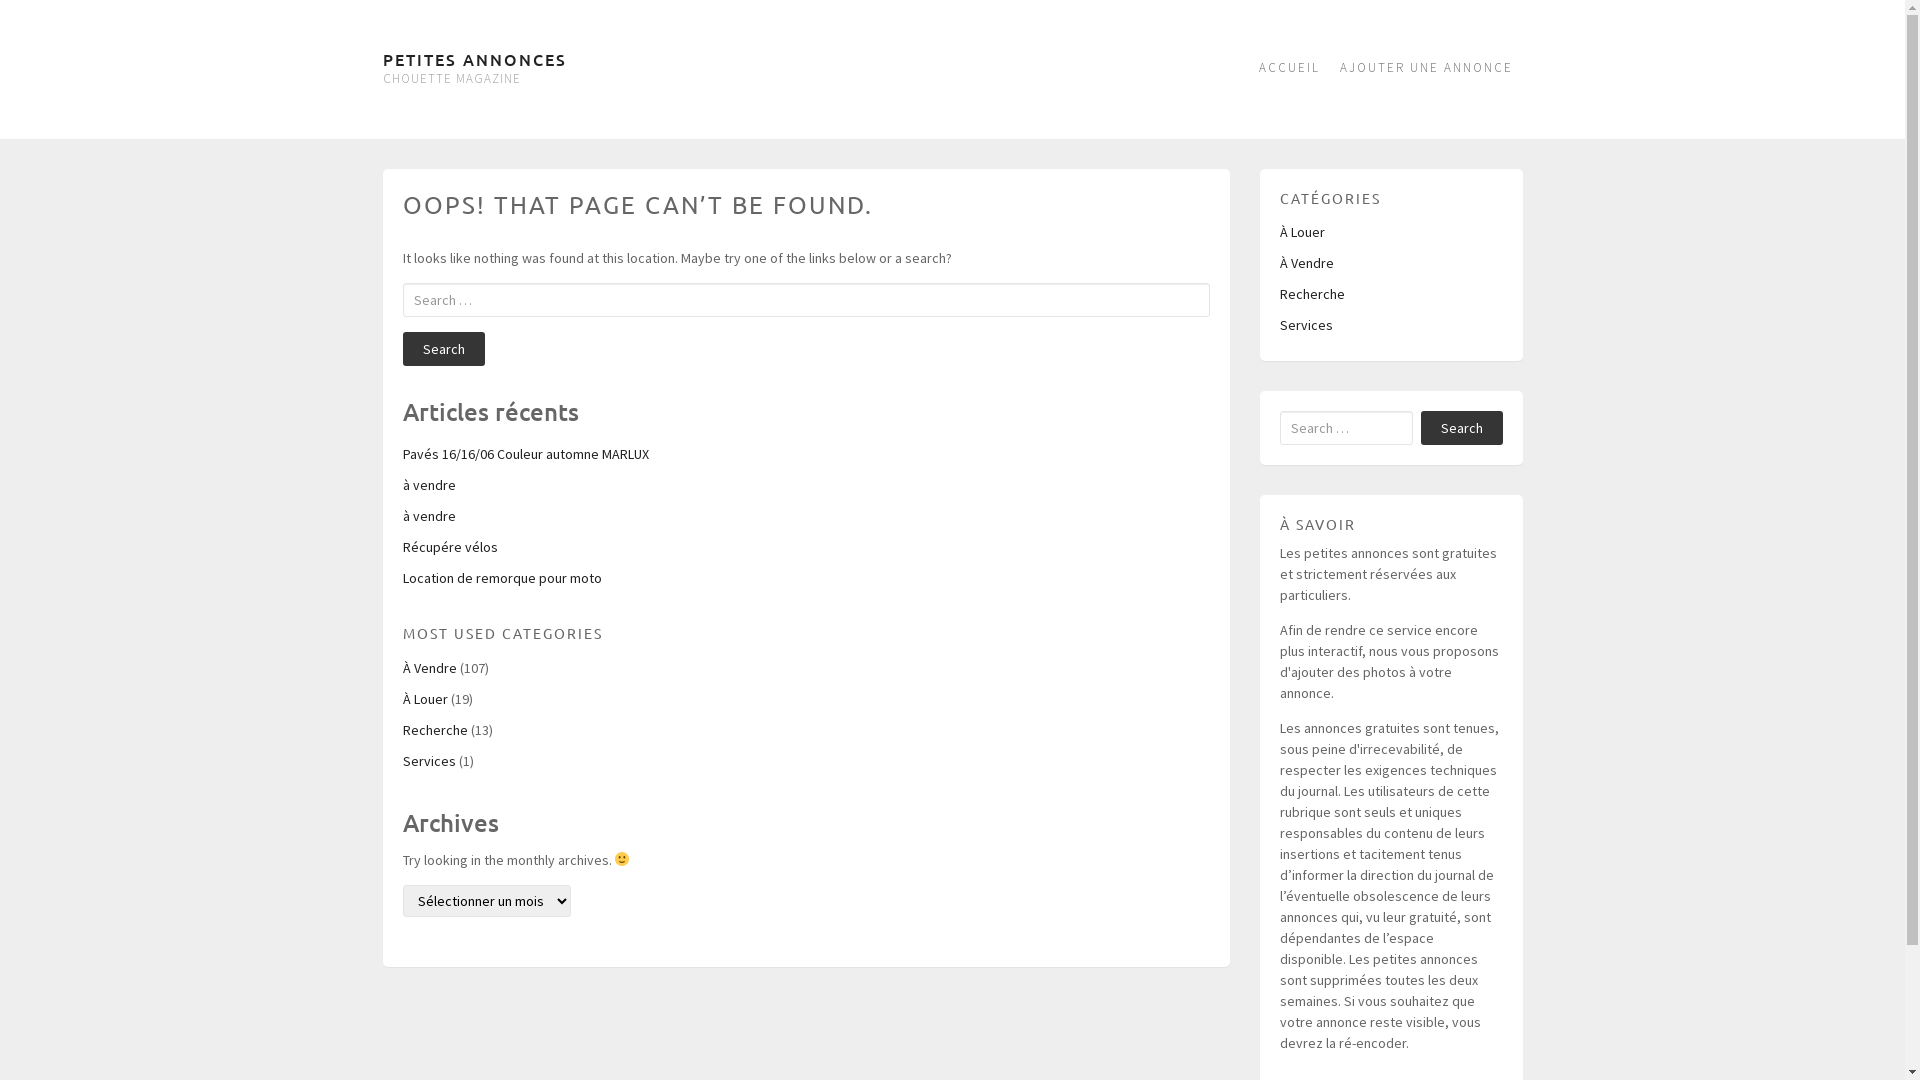 The height and width of the screenshot is (1080, 1920). I want to click on 'ACCUEIL', so click(1288, 68).